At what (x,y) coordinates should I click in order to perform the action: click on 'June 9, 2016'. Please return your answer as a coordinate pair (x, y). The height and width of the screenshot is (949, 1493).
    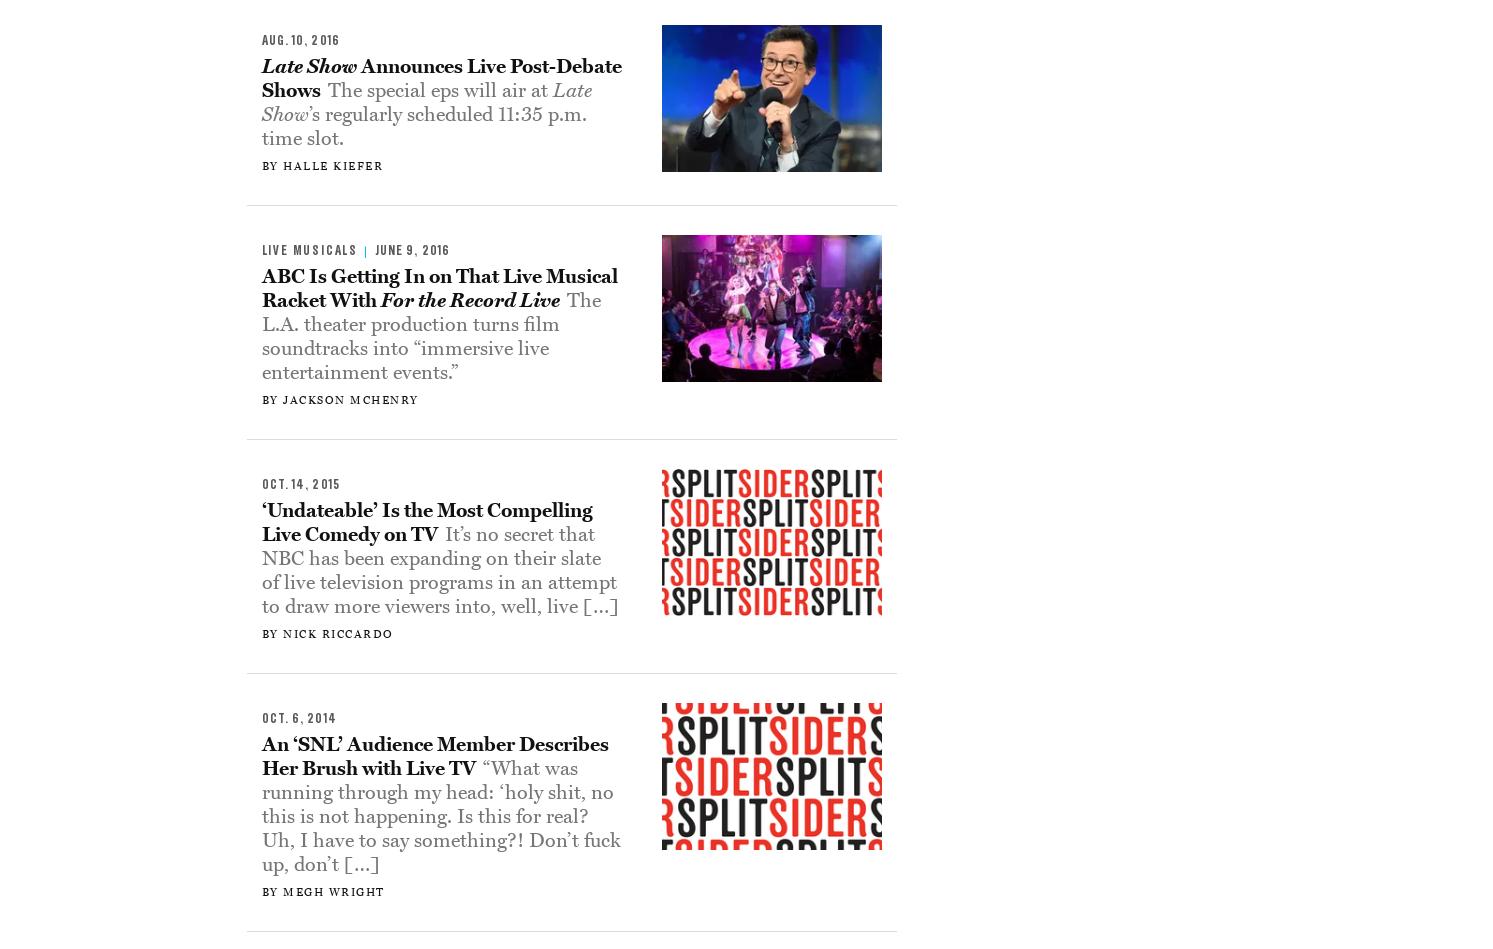
    Looking at the image, I should click on (374, 249).